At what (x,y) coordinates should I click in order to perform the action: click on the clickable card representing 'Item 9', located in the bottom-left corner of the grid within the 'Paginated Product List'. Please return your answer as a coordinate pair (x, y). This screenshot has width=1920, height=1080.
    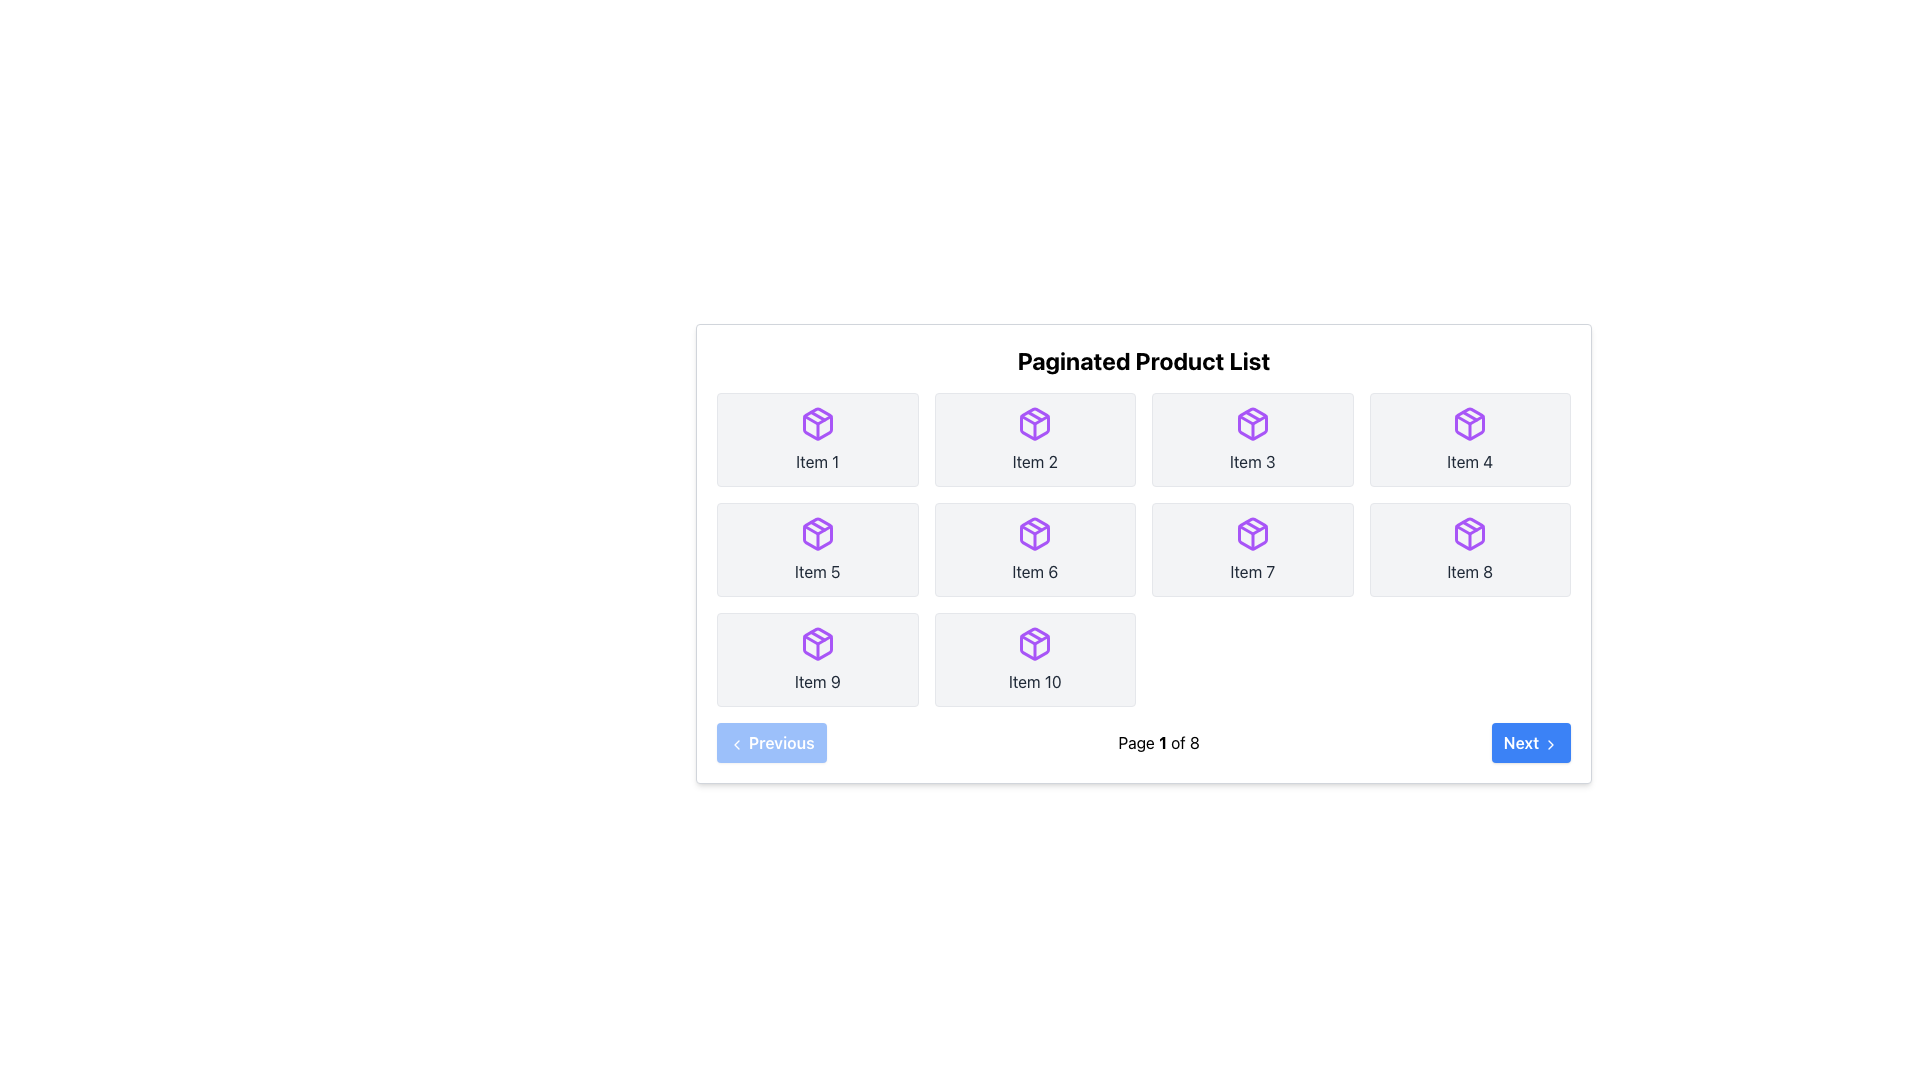
    Looking at the image, I should click on (817, 659).